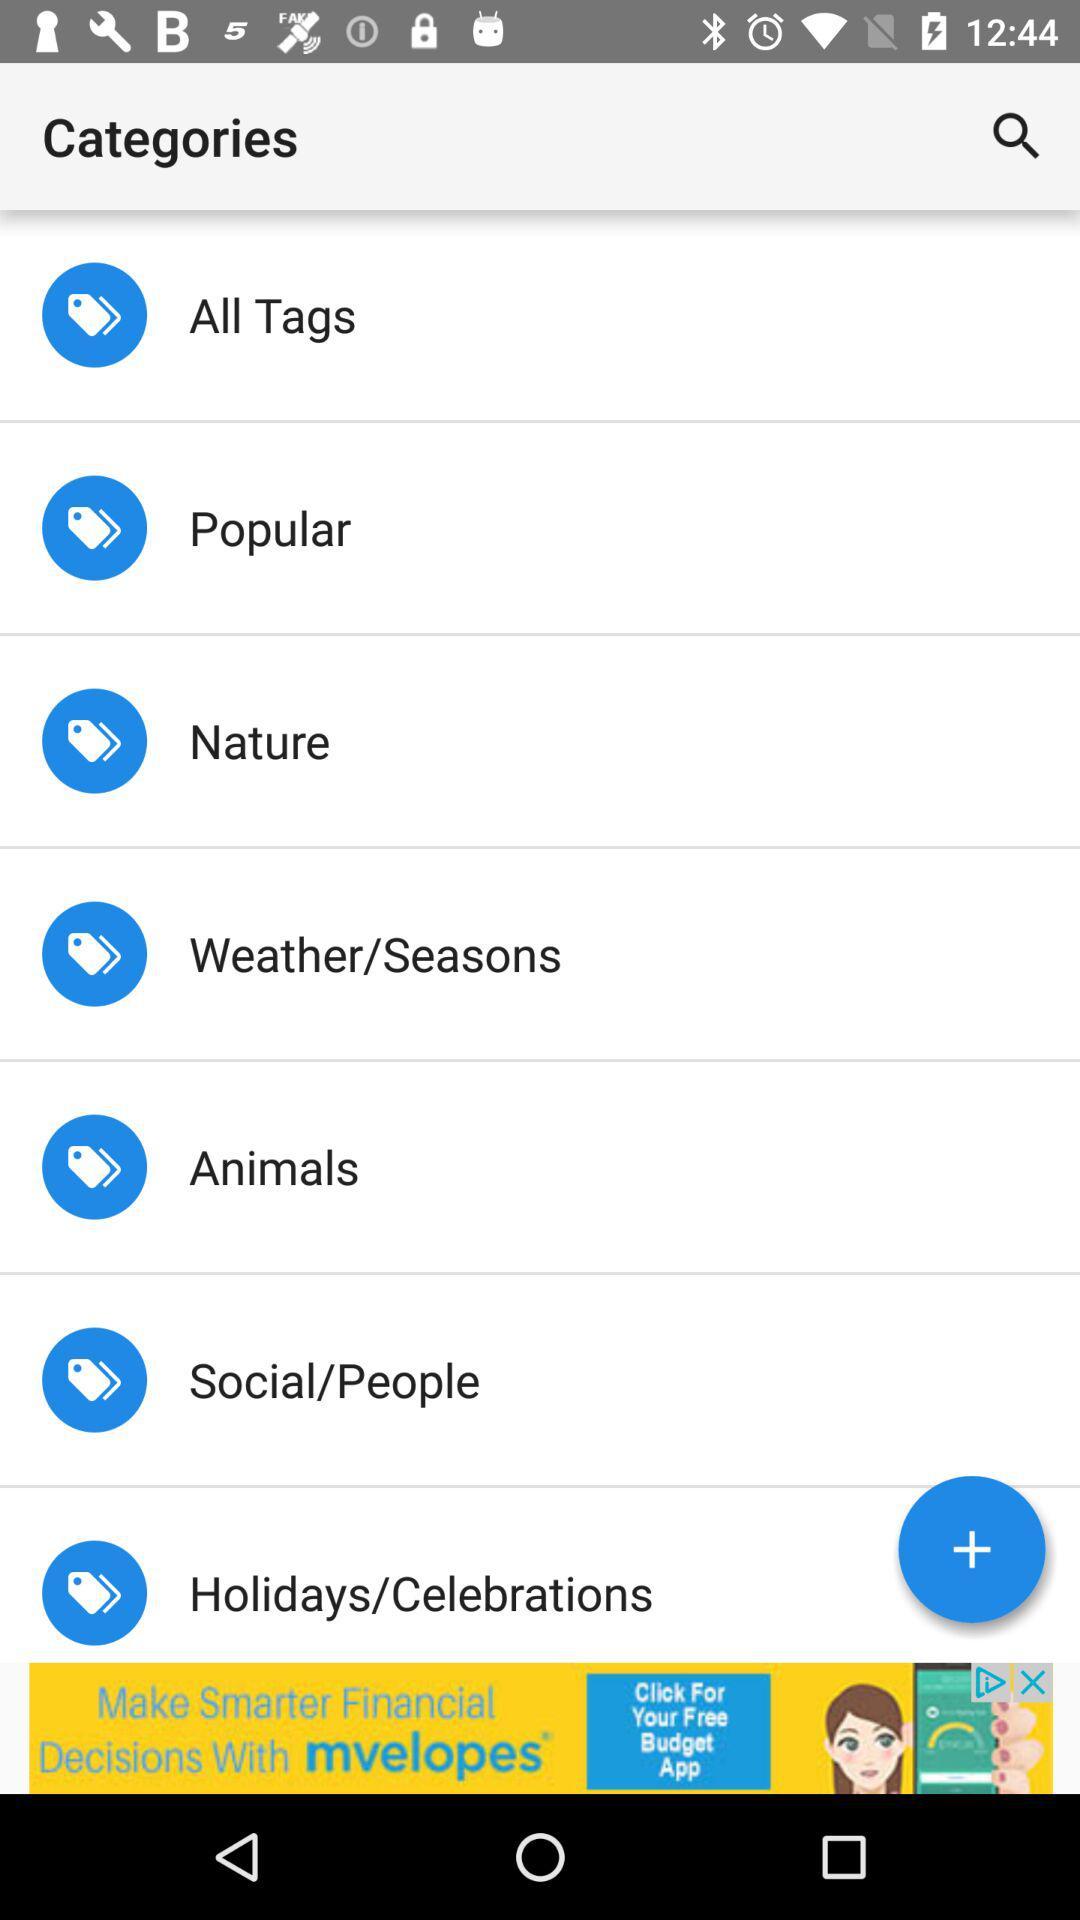 The width and height of the screenshot is (1080, 1920). I want to click on more option, so click(971, 1548).